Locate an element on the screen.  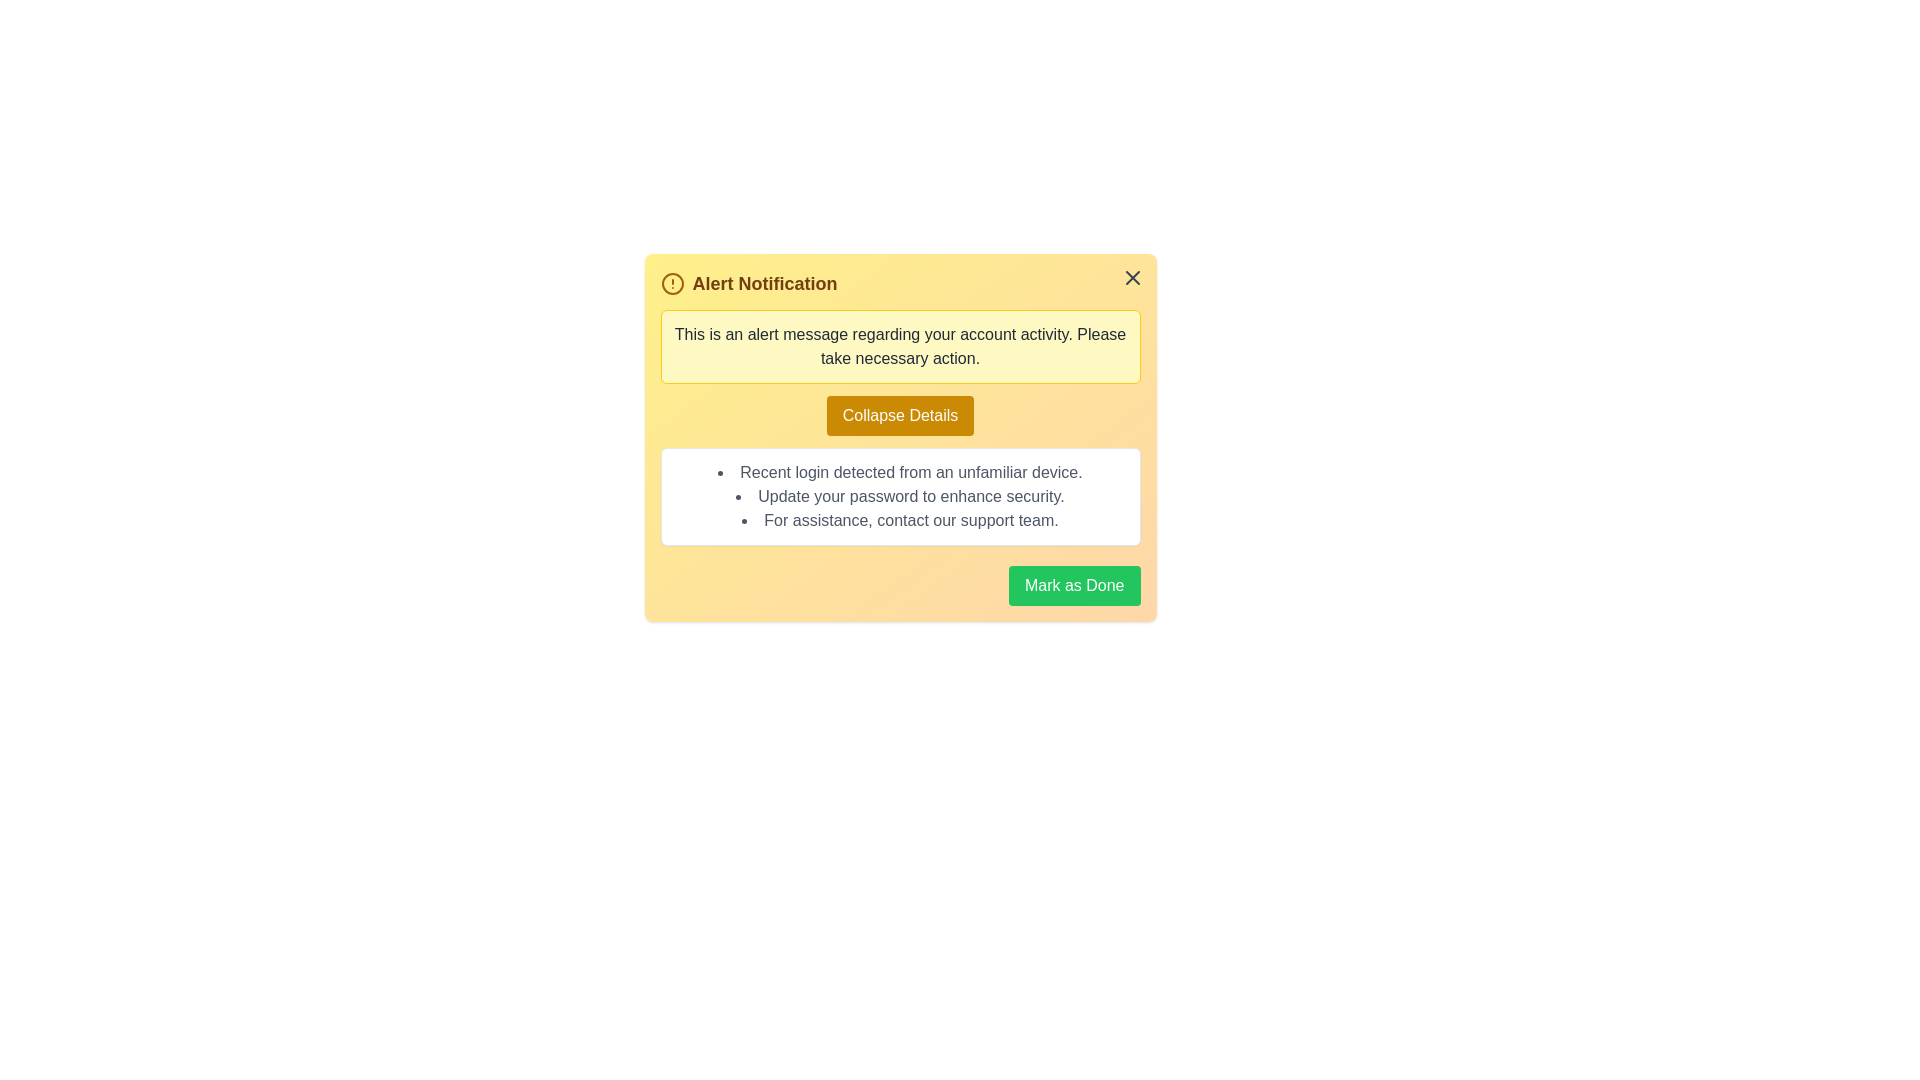
the 'Collapse Details' button to toggle the additional details section is located at coordinates (899, 415).